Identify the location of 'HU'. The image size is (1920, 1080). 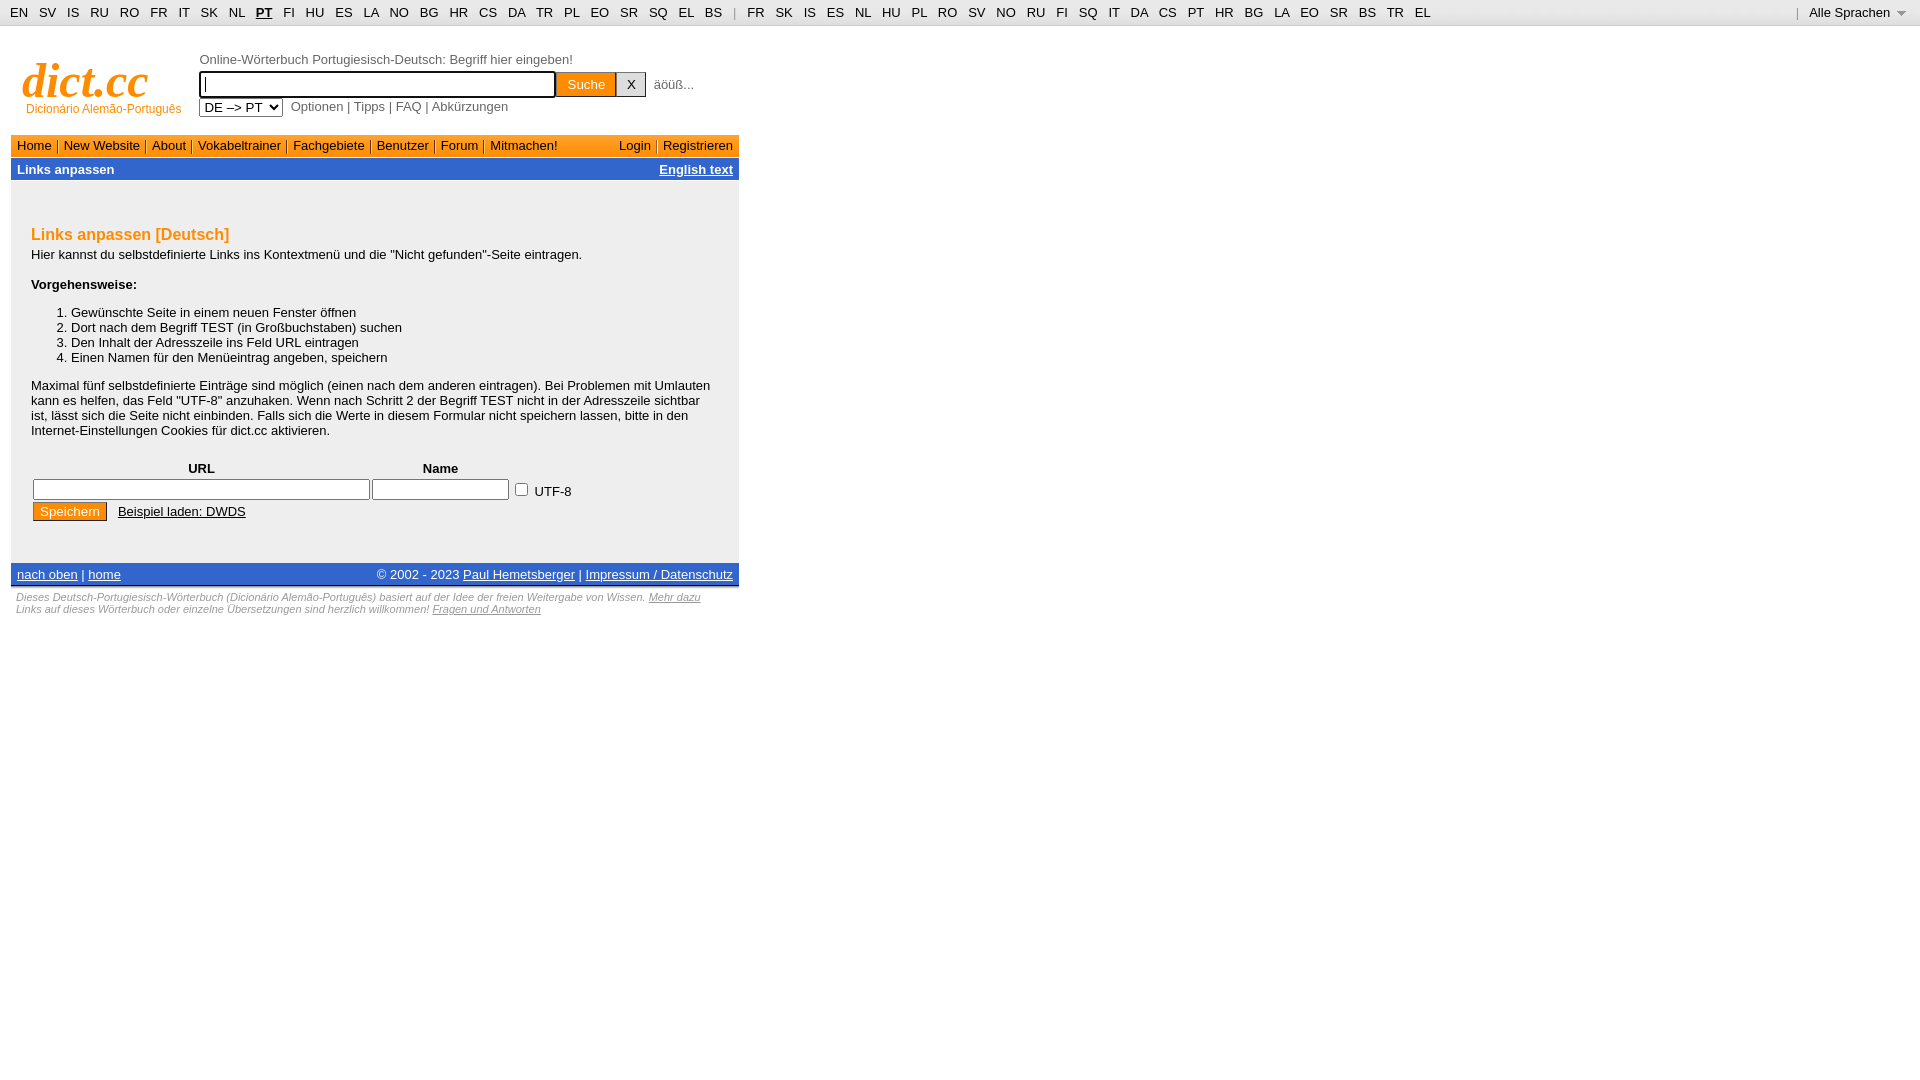
(314, 12).